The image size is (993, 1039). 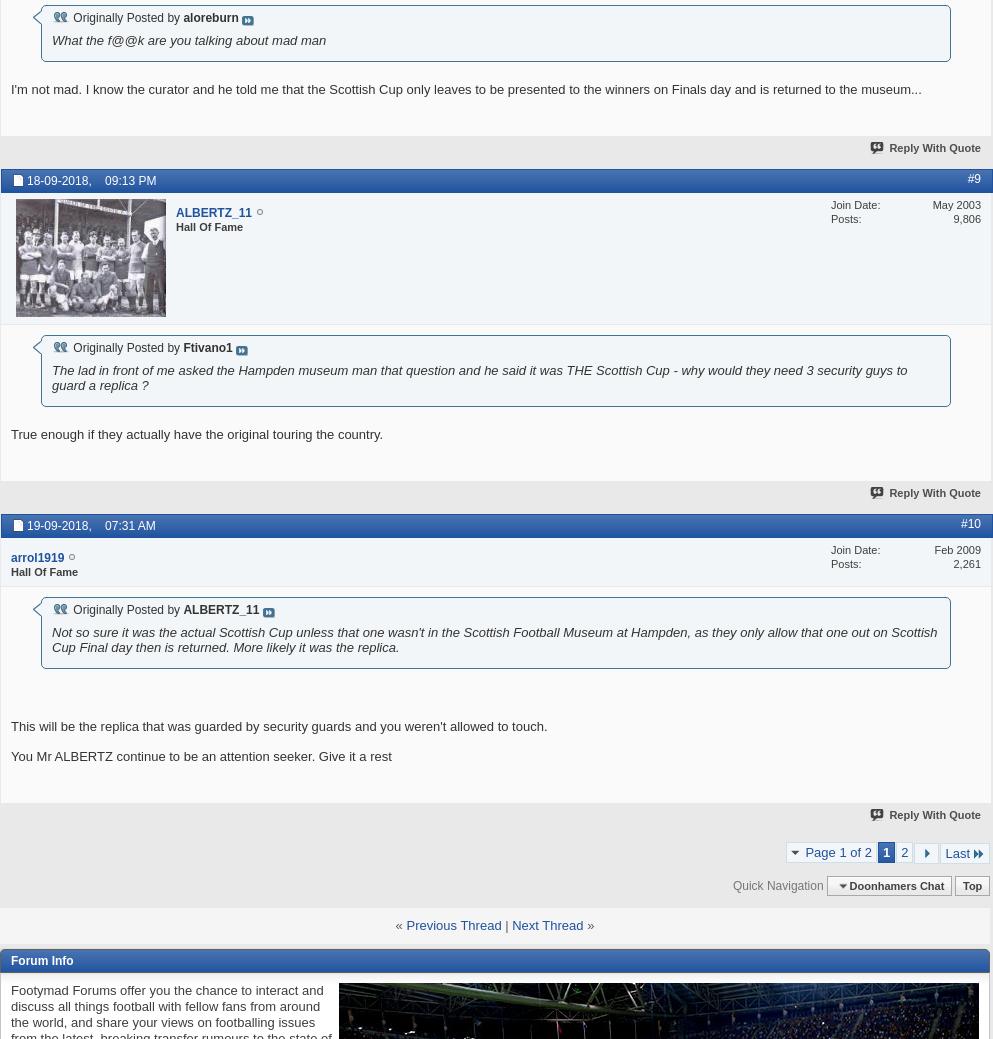 I want to click on 'Previous Thread', so click(x=453, y=924).